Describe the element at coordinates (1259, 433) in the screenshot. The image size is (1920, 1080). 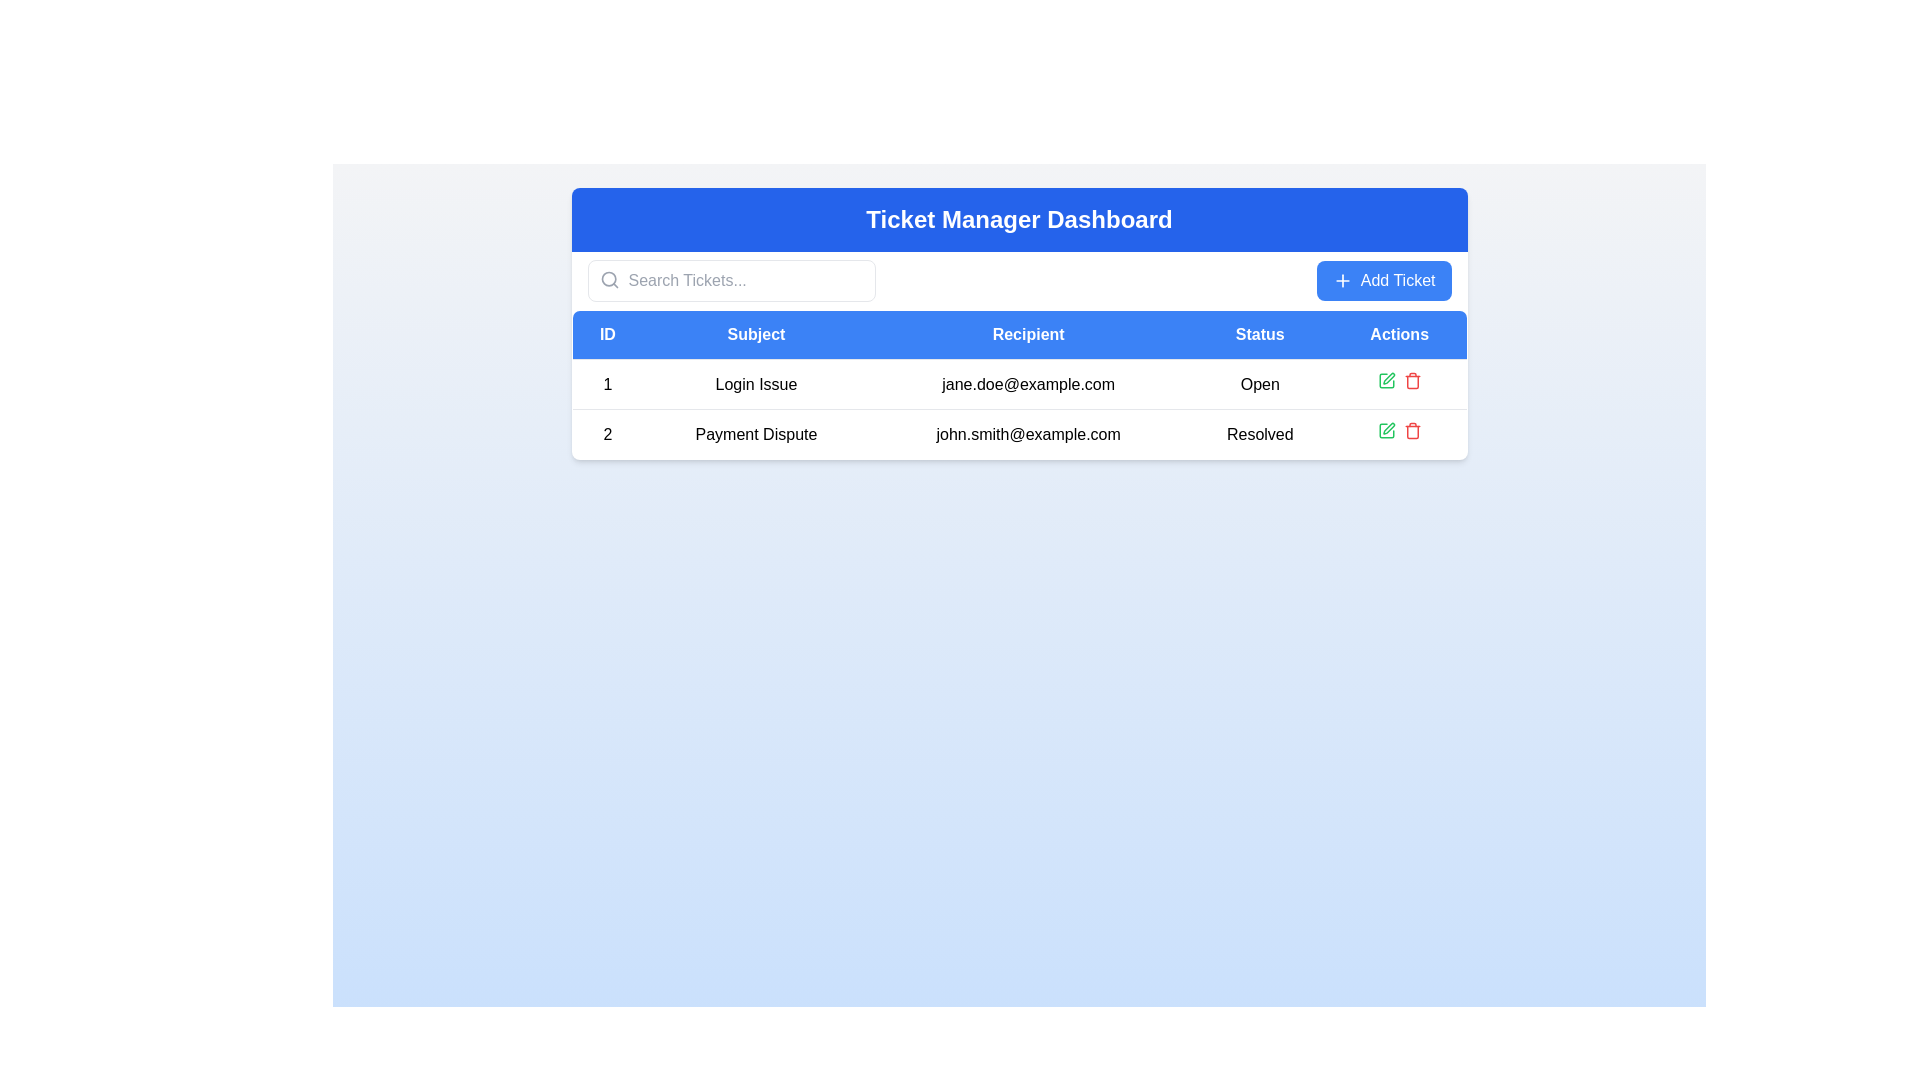
I see `the Text label indicating the resolution status for the entry corresponding to 'jane.doe@example.com', located in the fourth column of the second row` at that location.